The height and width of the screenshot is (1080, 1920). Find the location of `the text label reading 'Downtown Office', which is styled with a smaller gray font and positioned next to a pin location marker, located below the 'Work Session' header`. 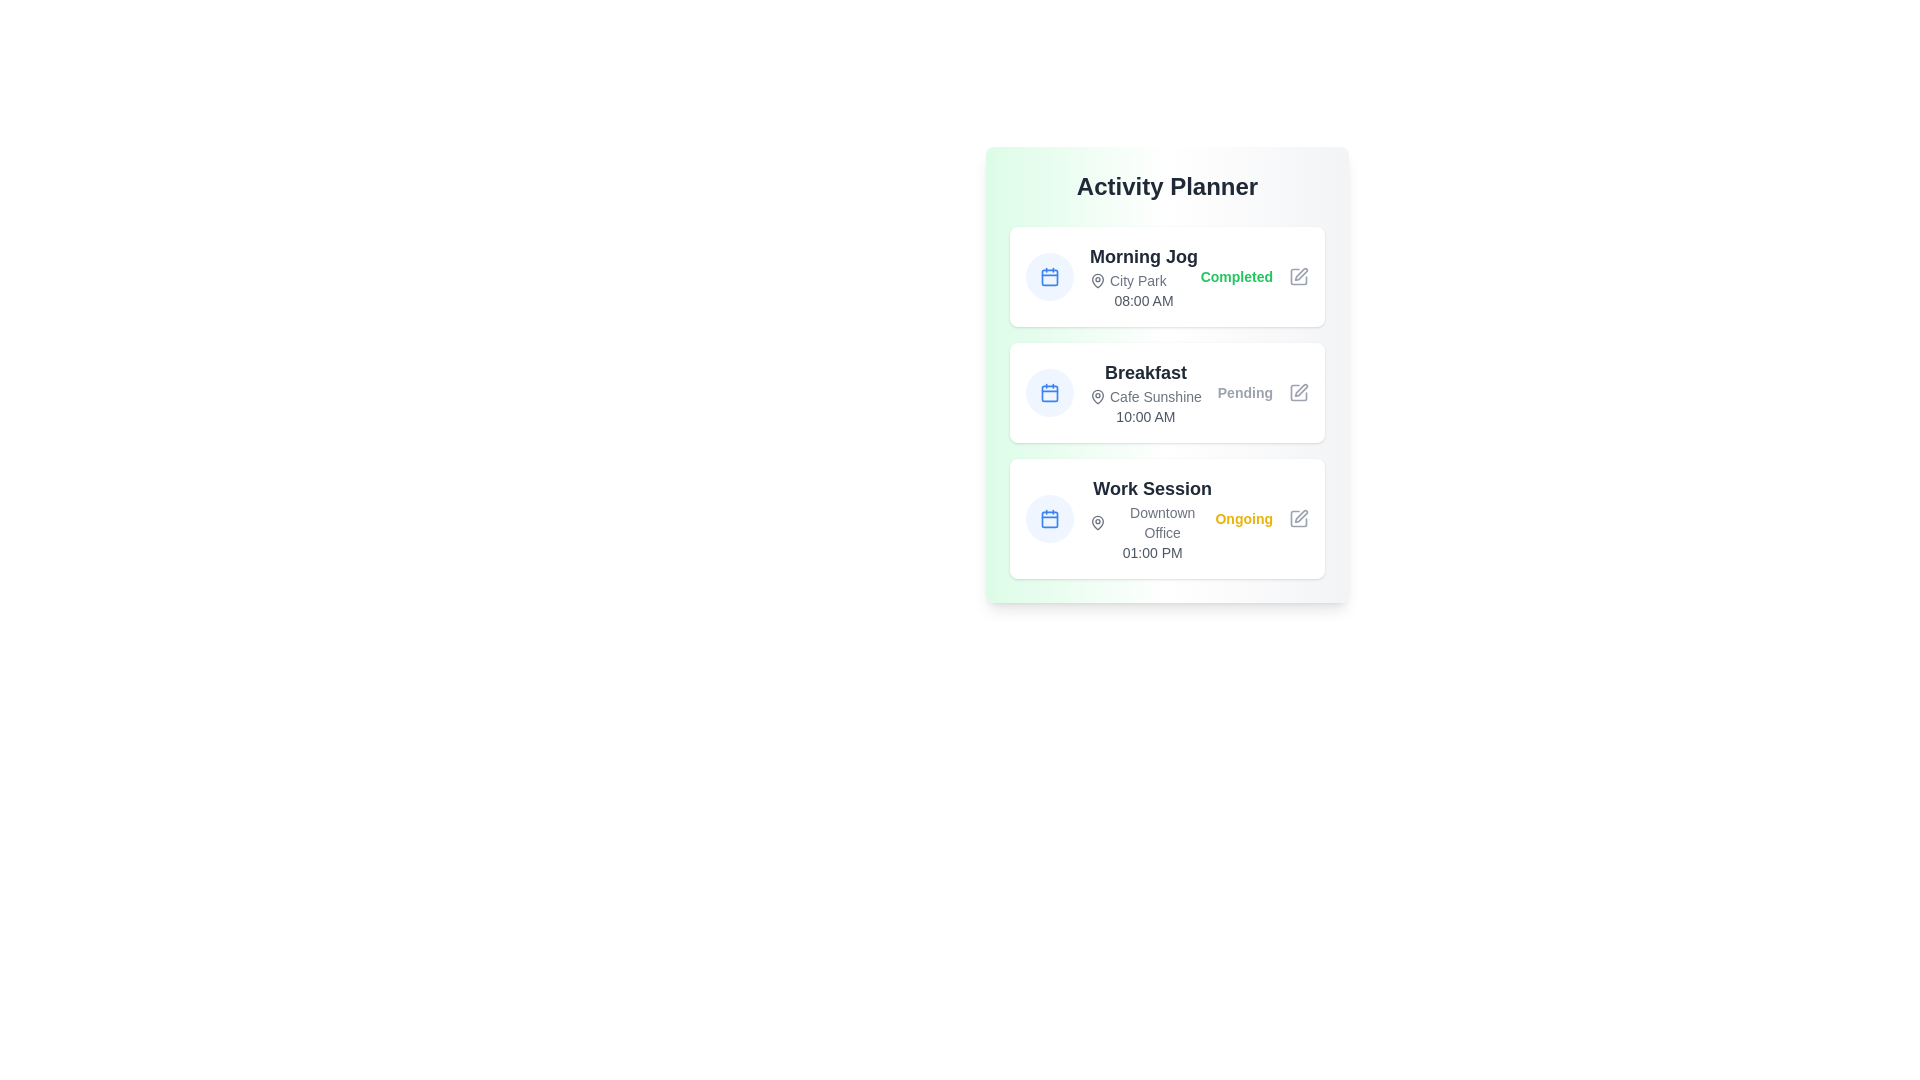

the text label reading 'Downtown Office', which is styled with a smaller gray font and positioned next to a pin location marker, located below the 'Work Session' header is located at coordinates (1152, 522).